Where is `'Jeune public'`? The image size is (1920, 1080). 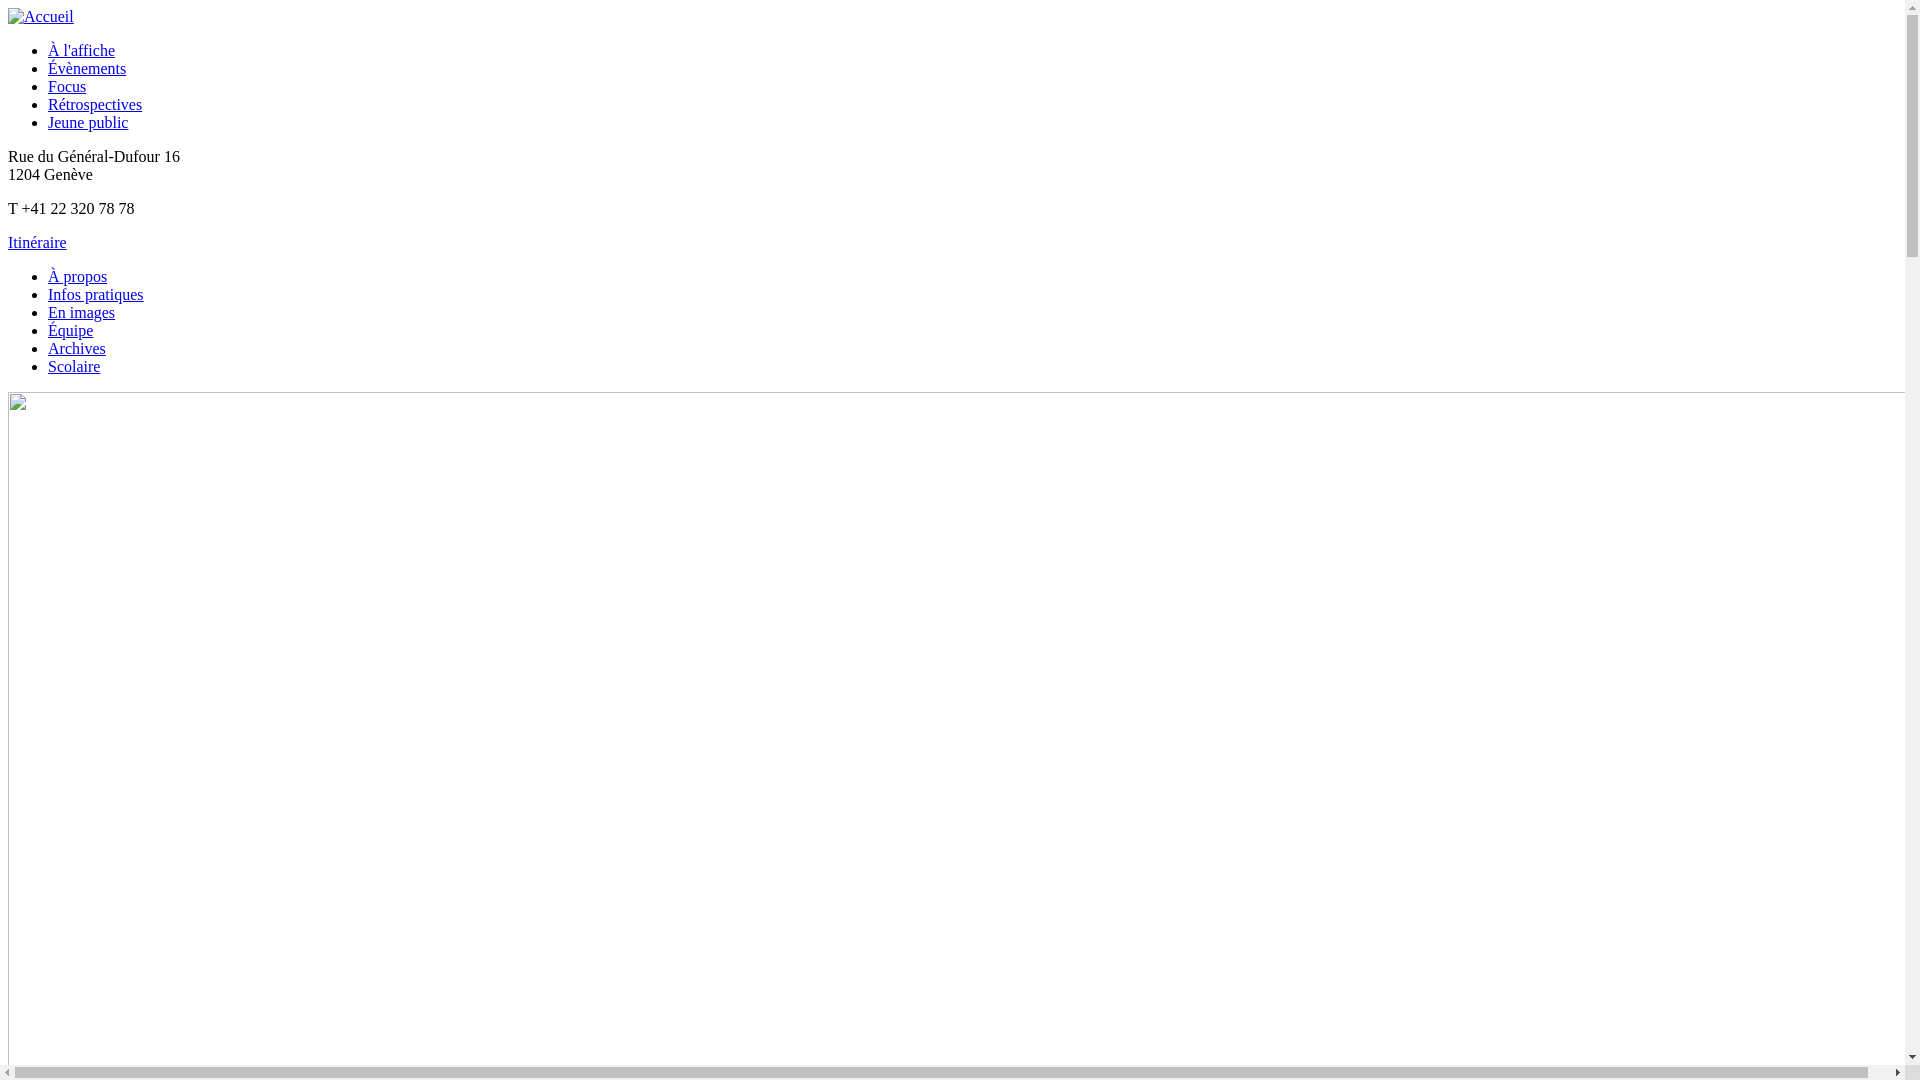 'Jeune public' is located at coordinates (86, 122).